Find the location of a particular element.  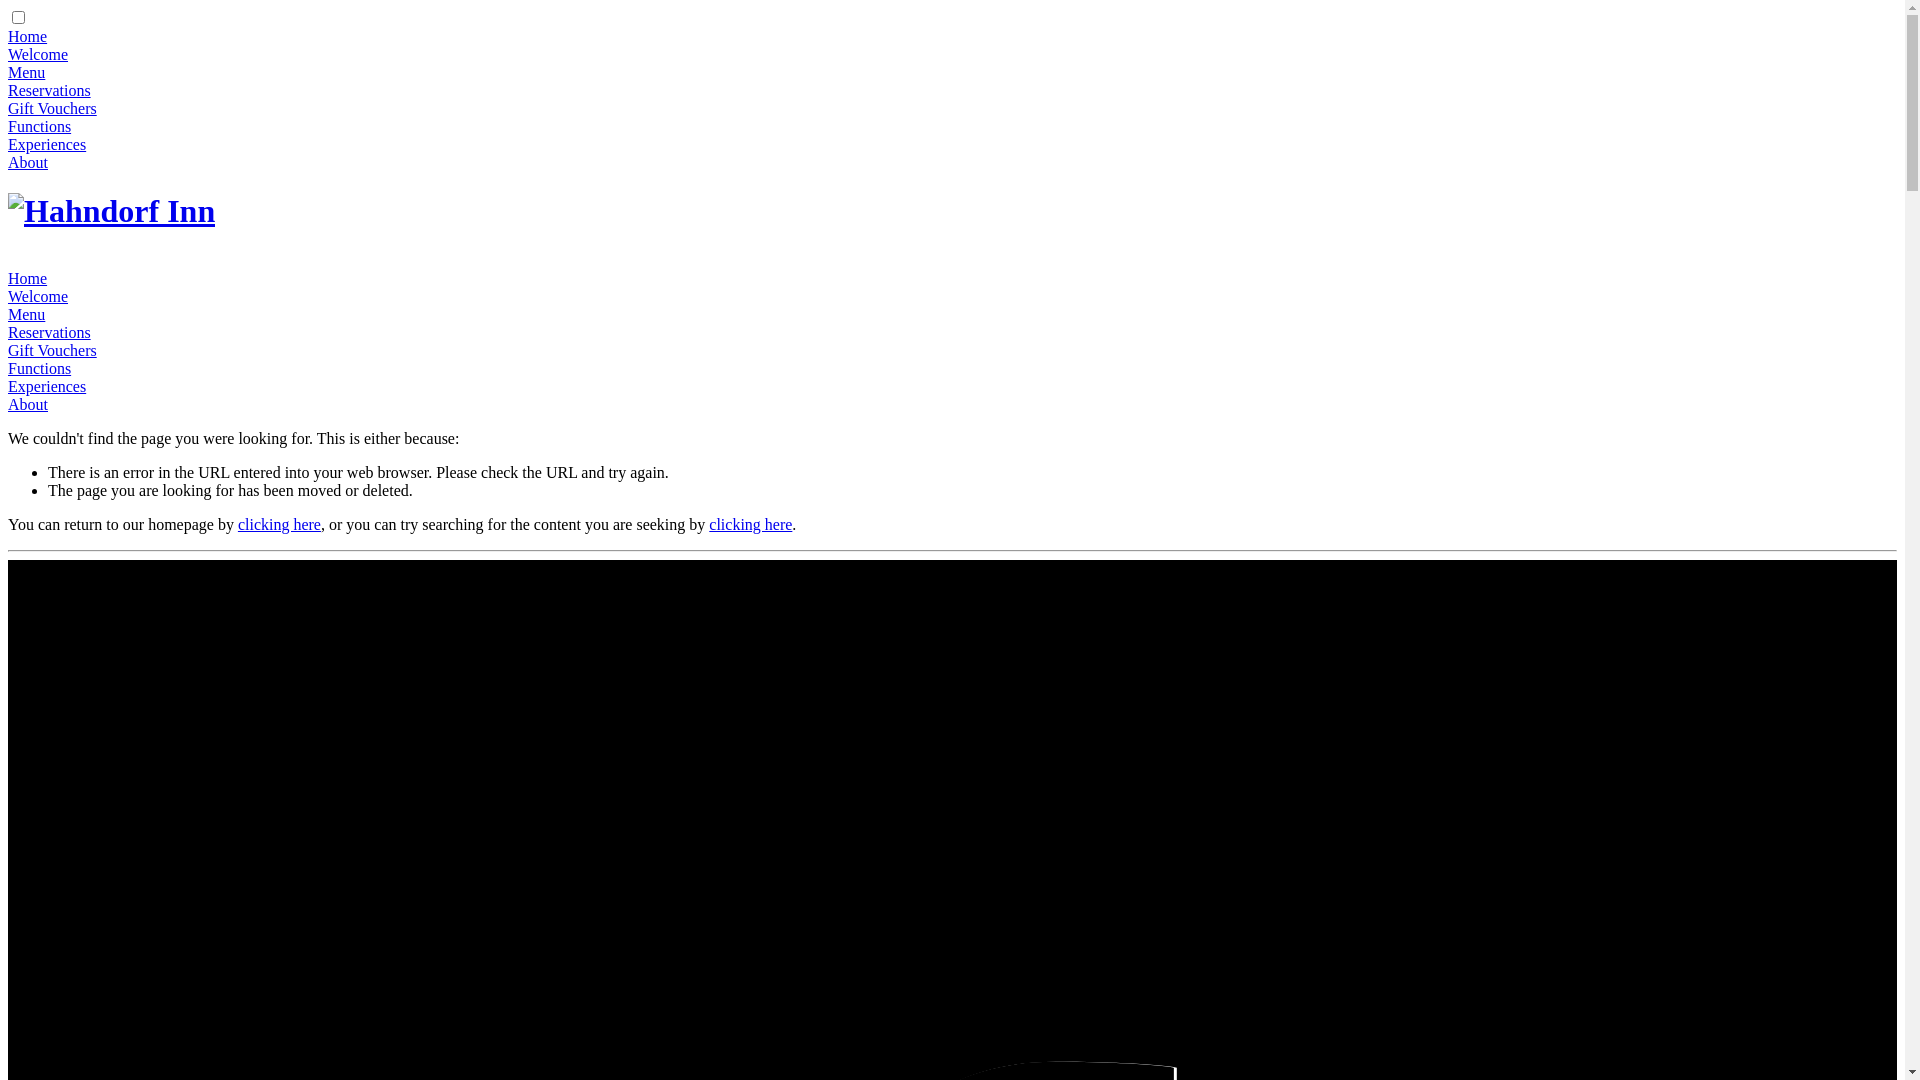

'Reservations' is located at coordinates (49, 90).